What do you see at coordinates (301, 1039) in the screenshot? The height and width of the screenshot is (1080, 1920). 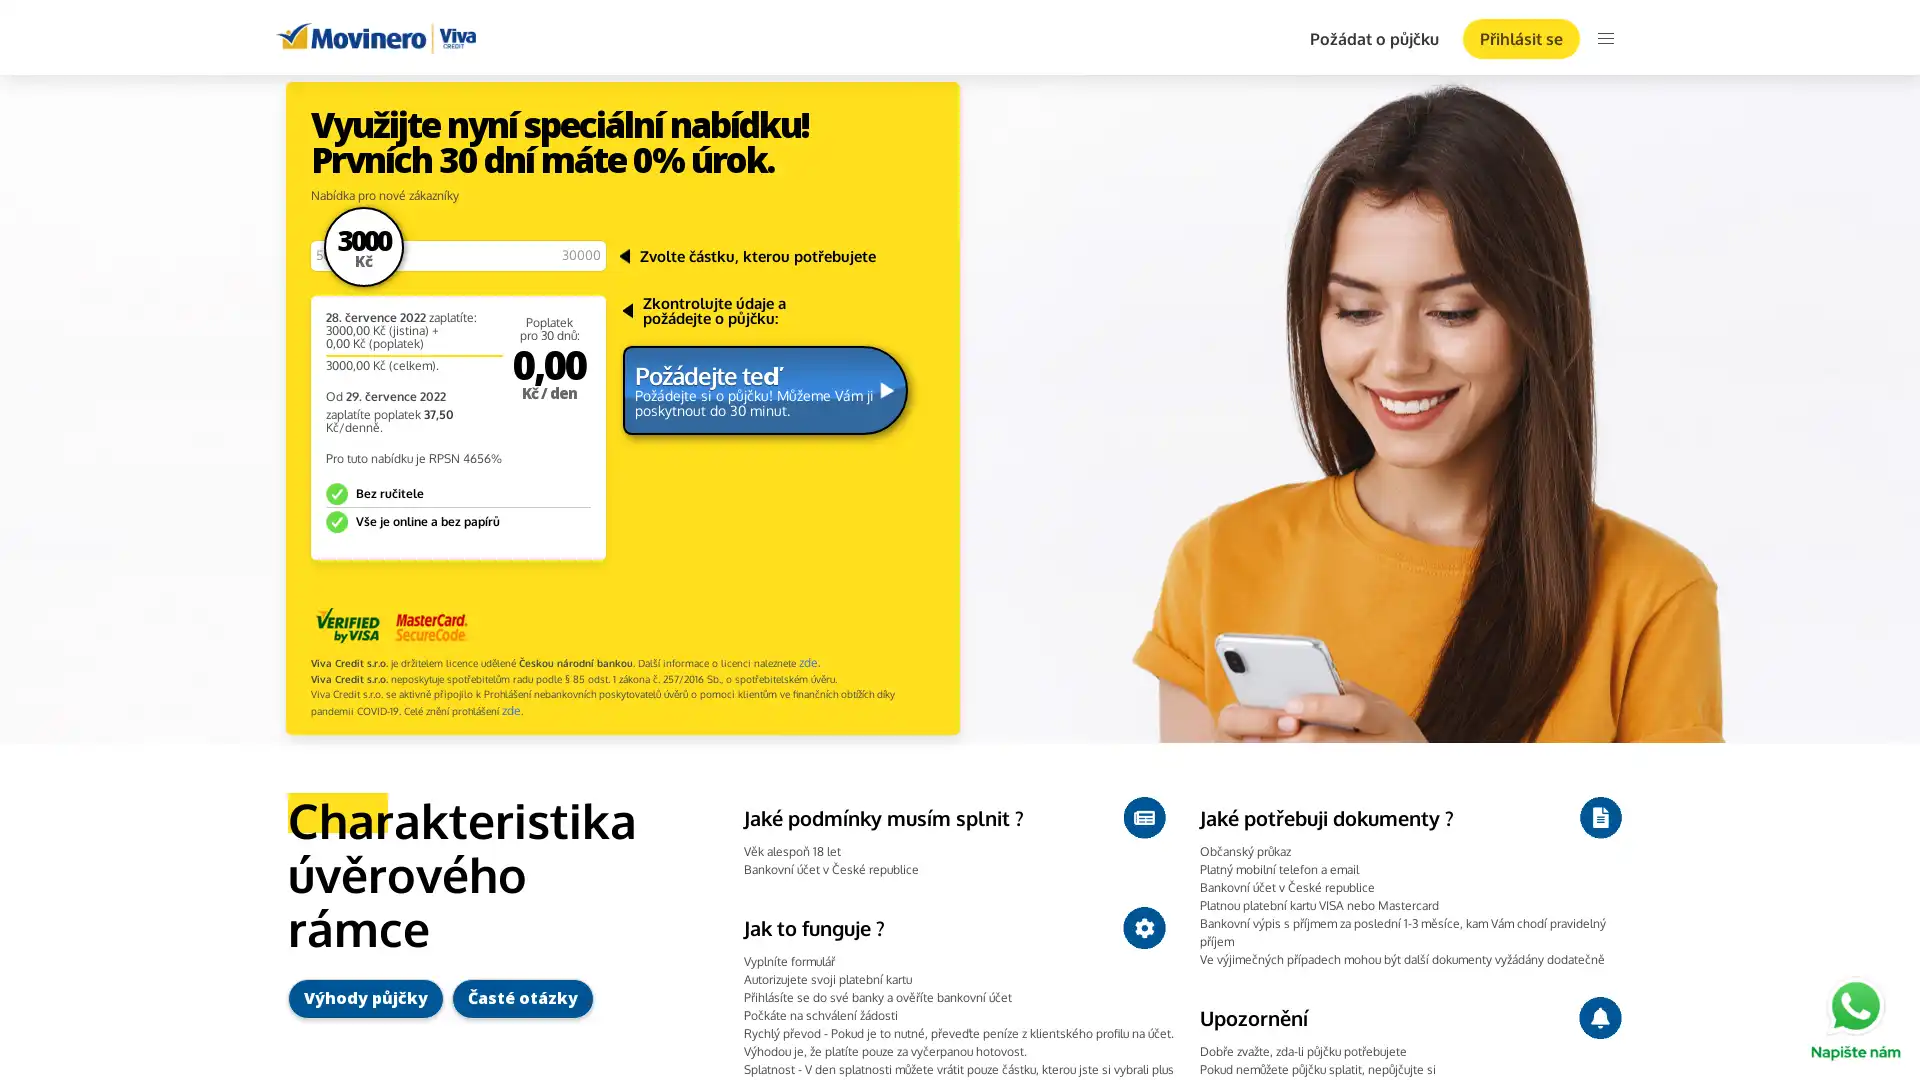 I see `Ok` at bounding box center [301, 1039].